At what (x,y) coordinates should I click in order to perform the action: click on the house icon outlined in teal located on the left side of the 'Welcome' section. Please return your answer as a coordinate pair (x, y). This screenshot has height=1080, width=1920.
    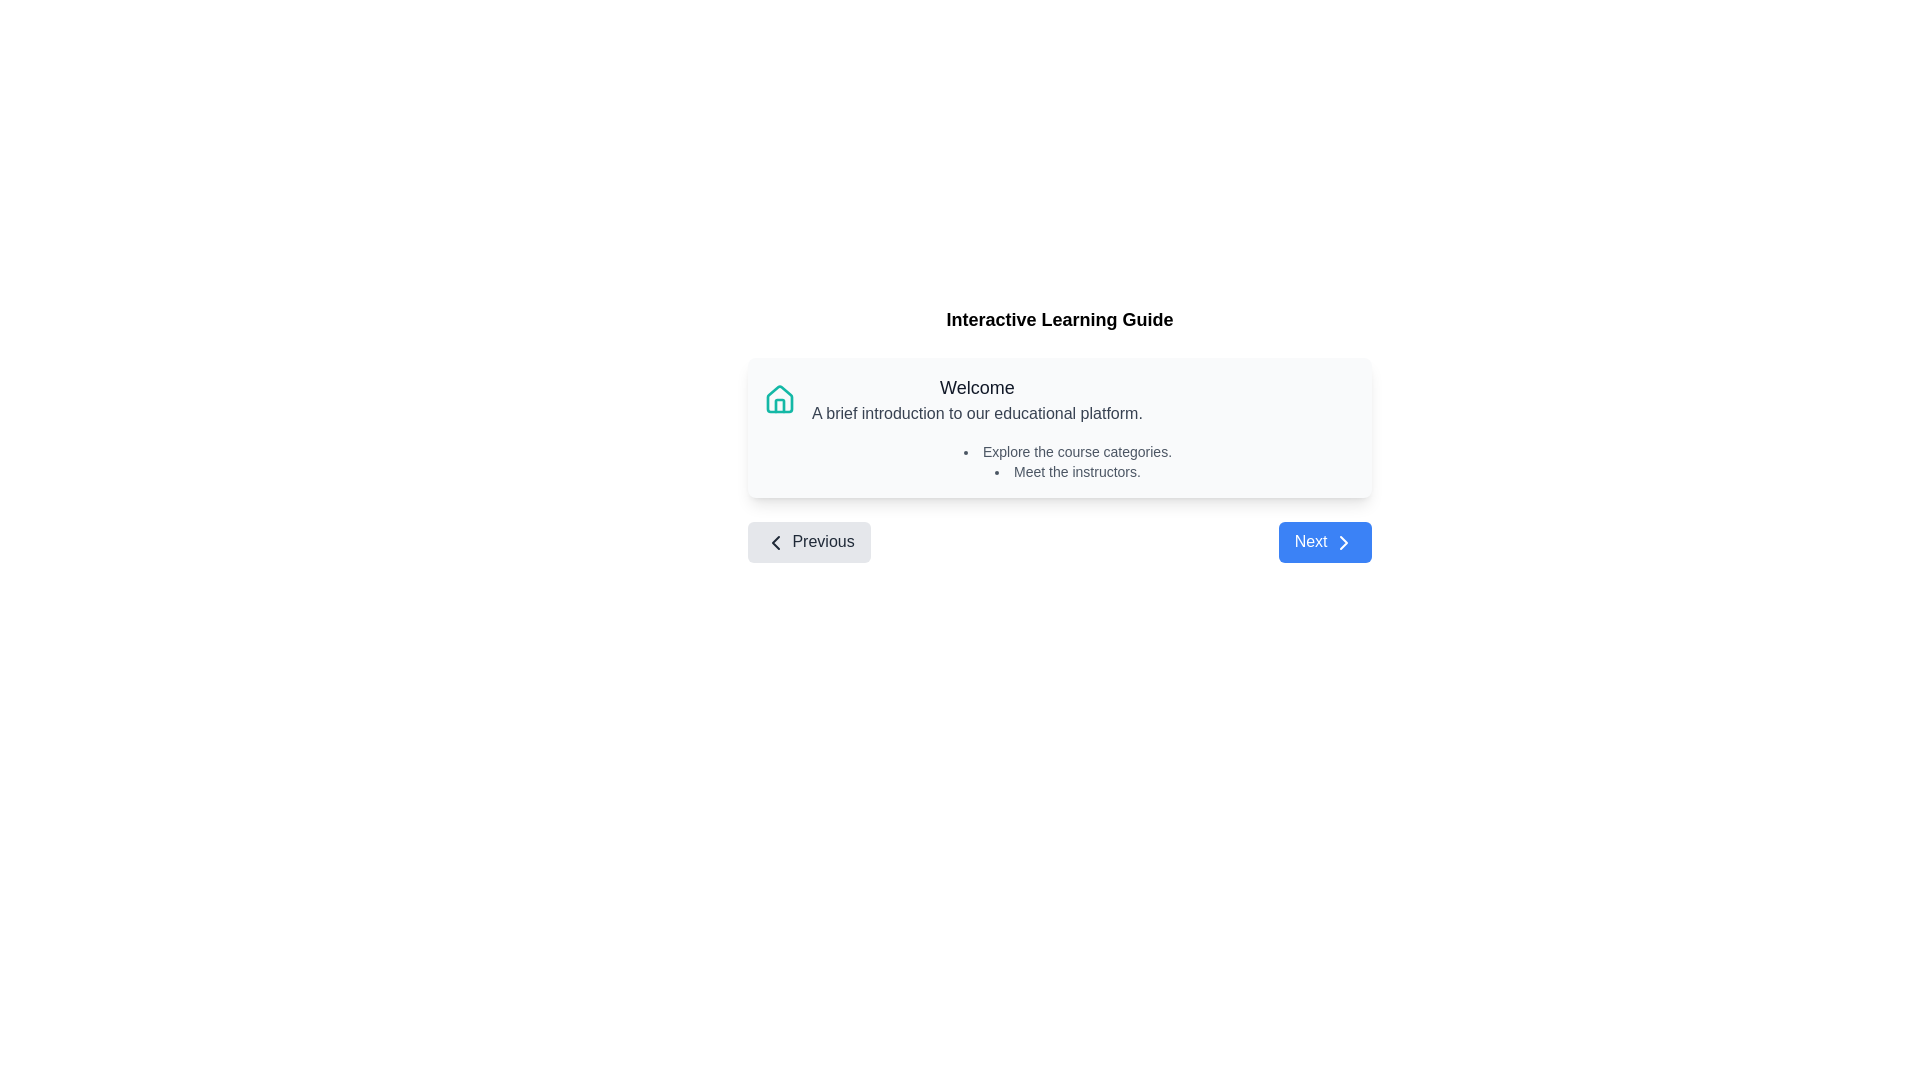
    Looking at the image, I should click on (778, 400).